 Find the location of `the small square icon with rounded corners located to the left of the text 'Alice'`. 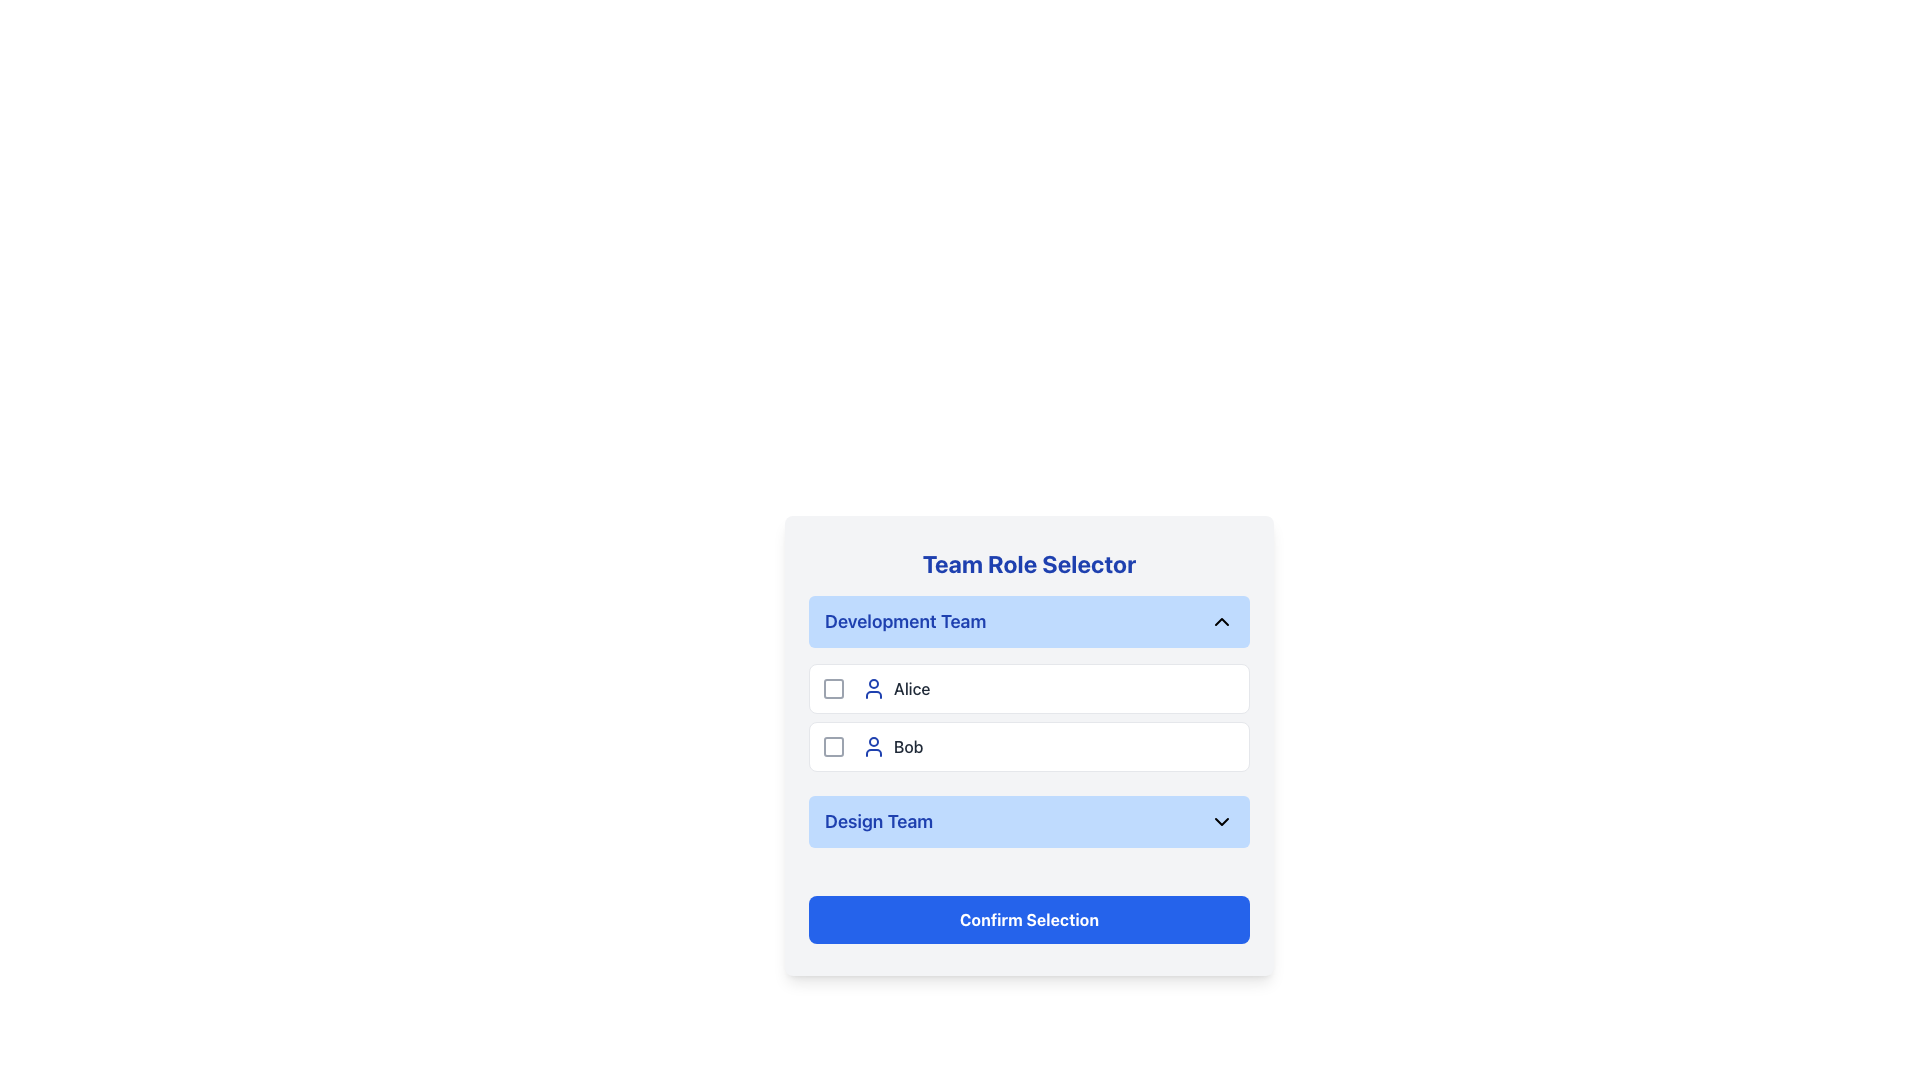

the small square icon with rounded corners located to the left of the text 'Alice' is located at coordinates (834, 688).